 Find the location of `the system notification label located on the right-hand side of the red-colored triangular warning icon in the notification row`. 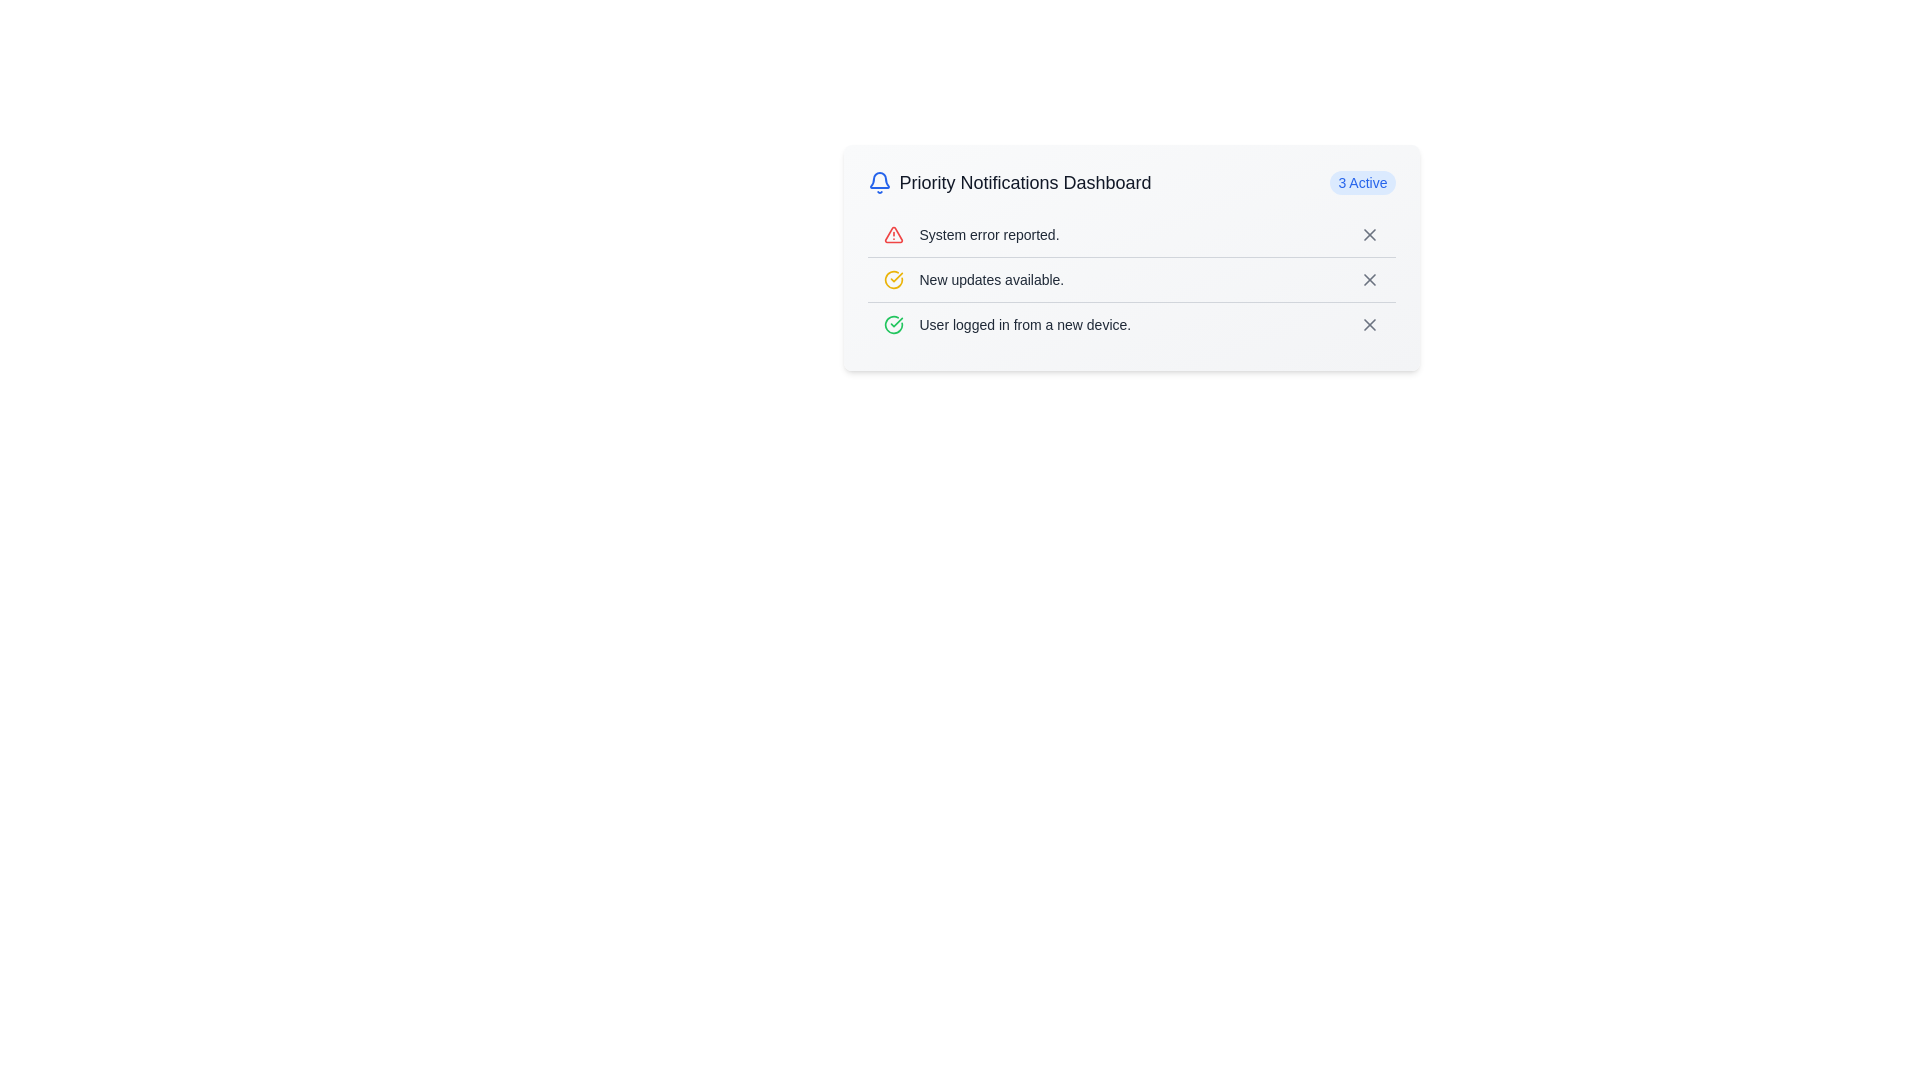

the system notification label located on the right-hand side of the red-colored triangular warning icon in the notification row is located at coordinates (989, 234).